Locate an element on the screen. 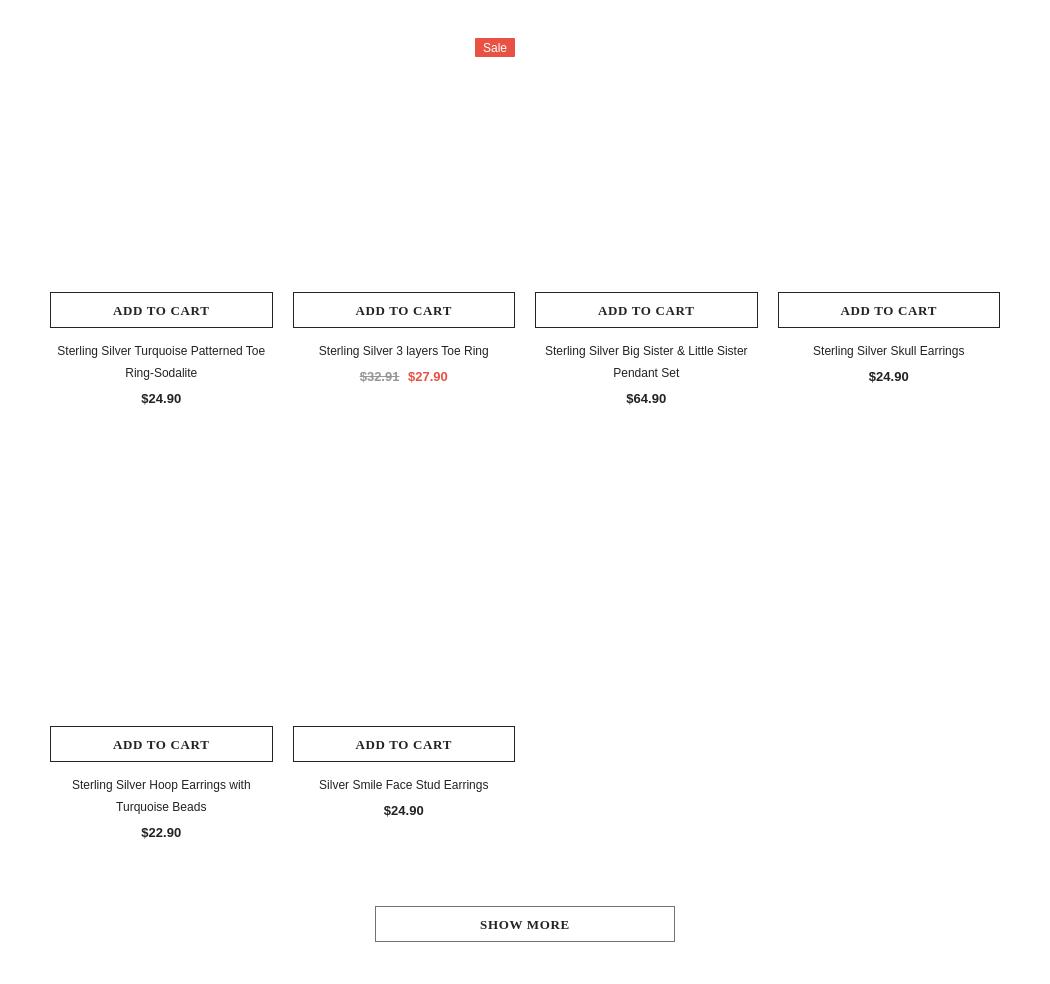 The height and width of the screenshot is (984, 1050). '$32.91' is located at coordinates (379, 376).